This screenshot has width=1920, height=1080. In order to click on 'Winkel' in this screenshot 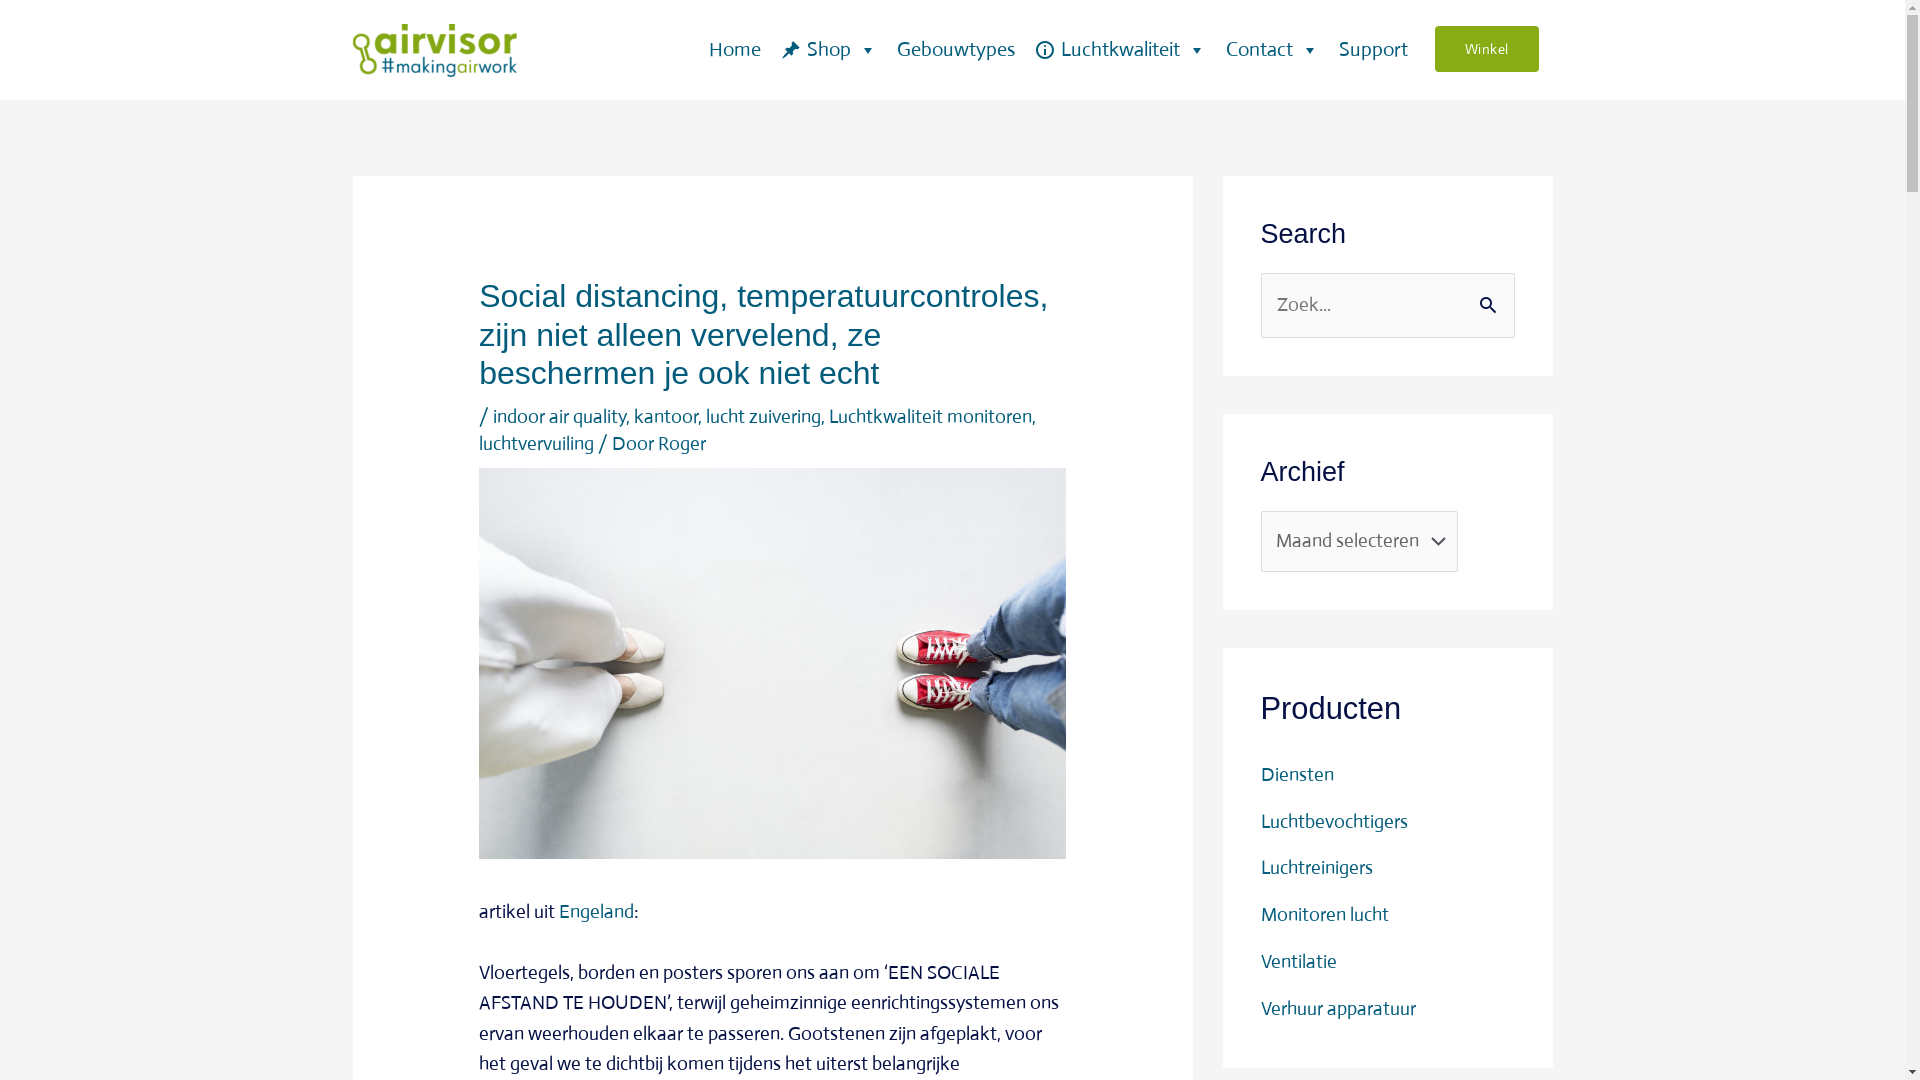, I will do `click(1486, 48)`.